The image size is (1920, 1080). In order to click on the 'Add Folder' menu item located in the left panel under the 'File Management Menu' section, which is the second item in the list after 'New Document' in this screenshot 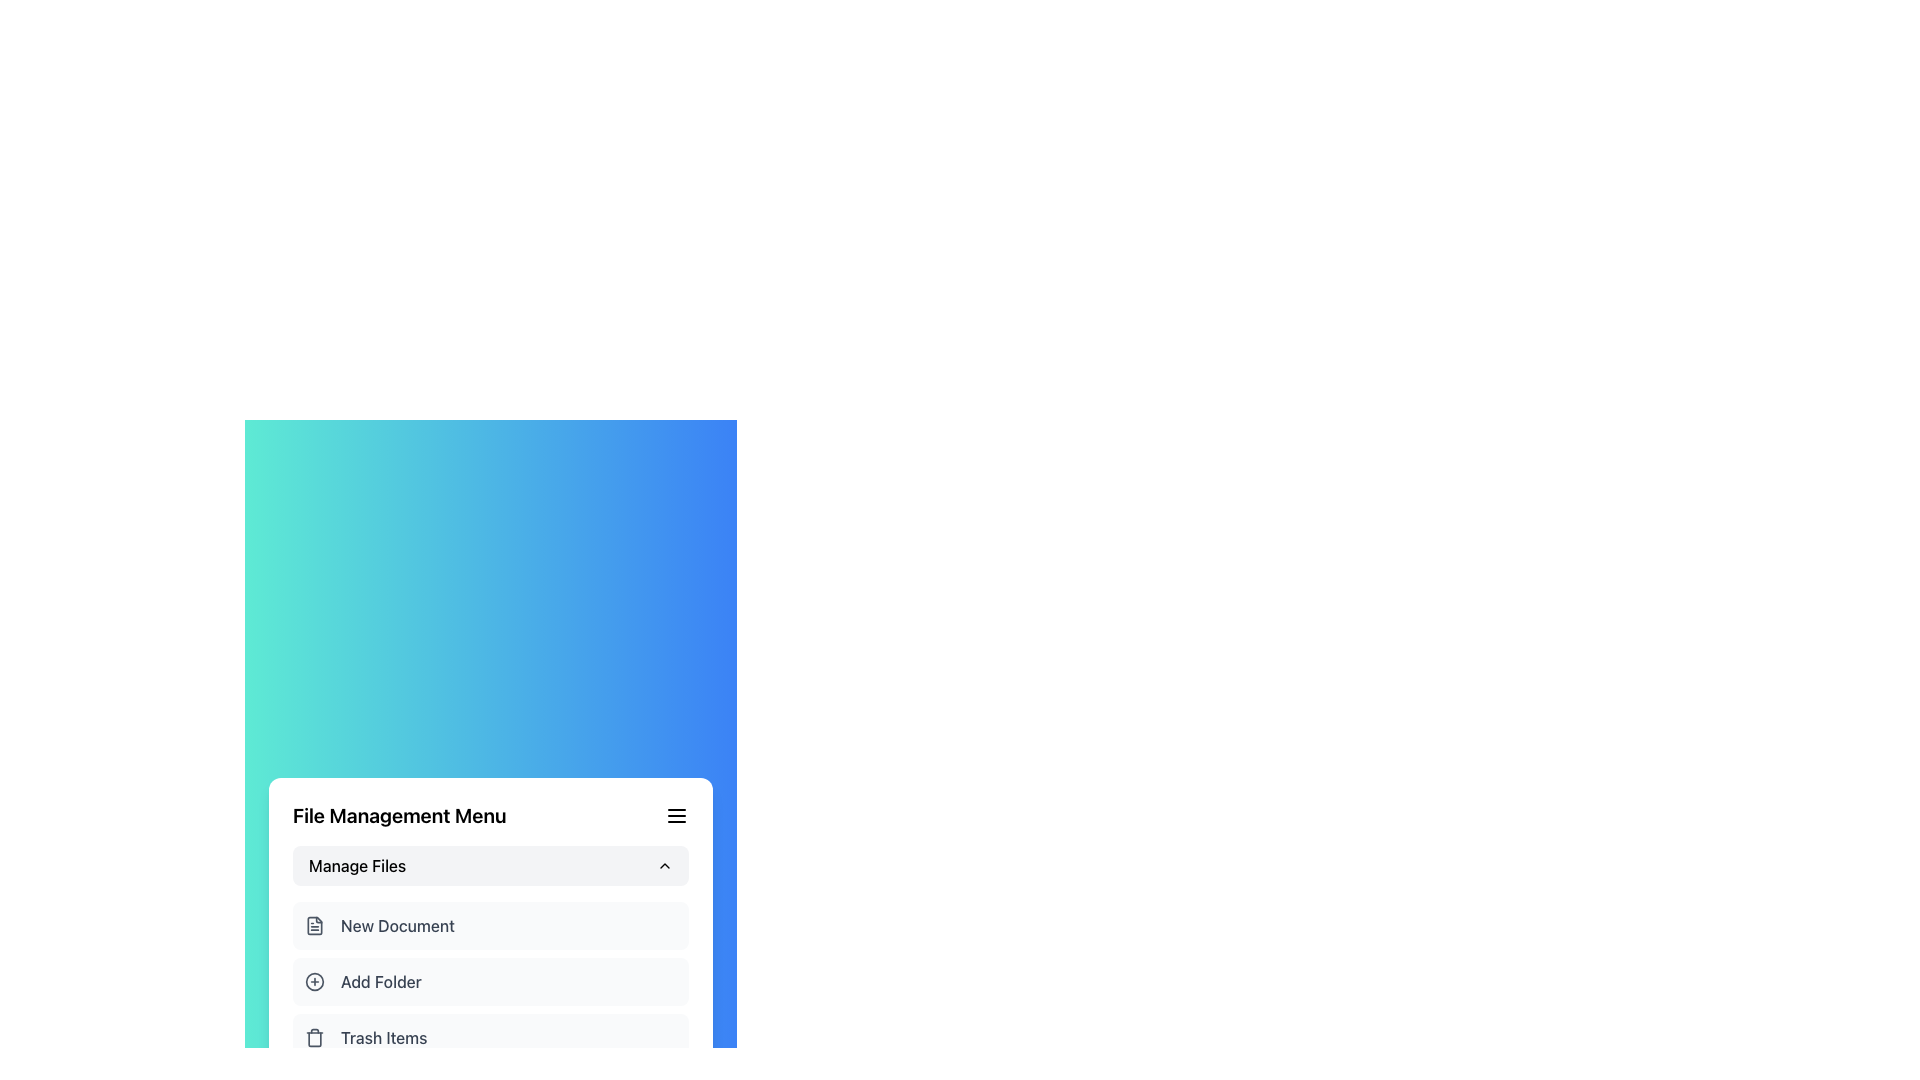, I will do `click(490, 981)`.